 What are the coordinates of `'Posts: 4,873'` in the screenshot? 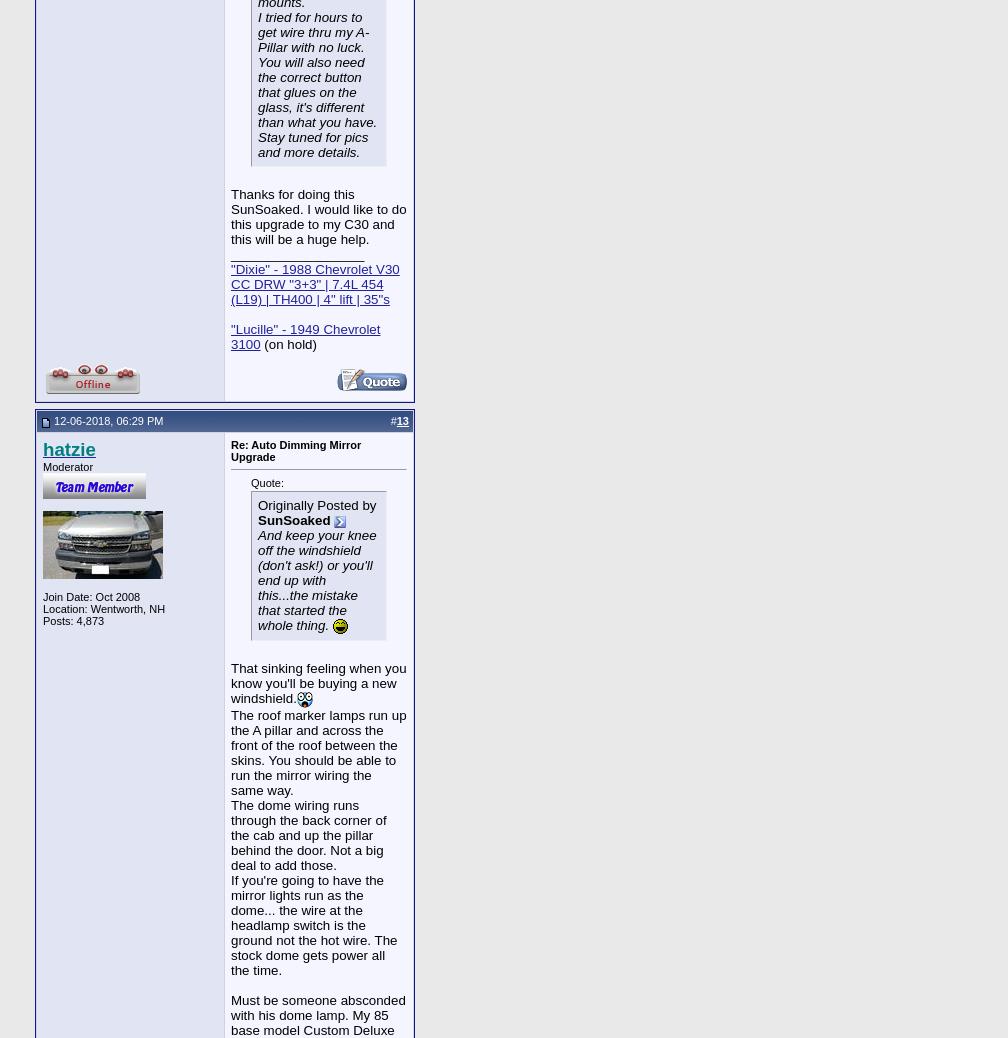 It's located at (73, 618).